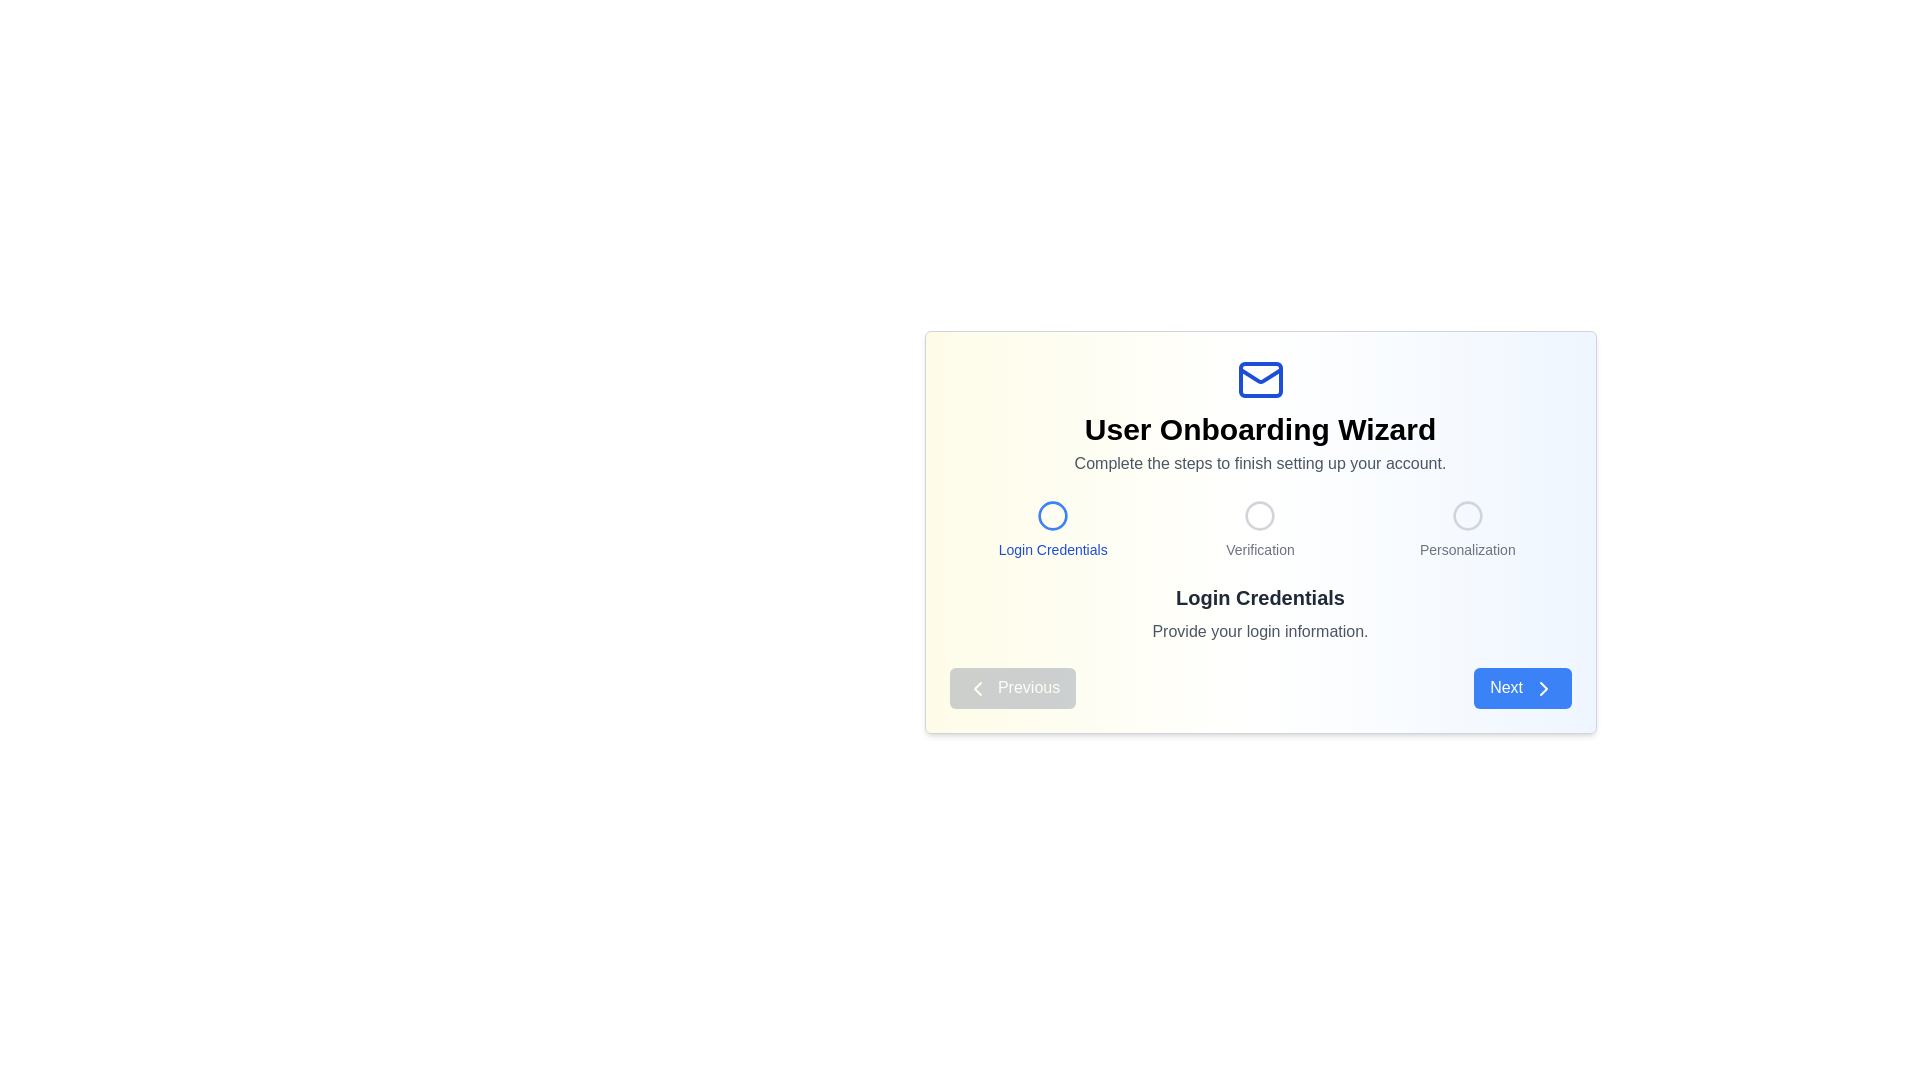  I want to click on the decorative rectangular shape with rounded corners within the mail icon of the 'User Onboarding Wizard' card component, so click(1259, 380).